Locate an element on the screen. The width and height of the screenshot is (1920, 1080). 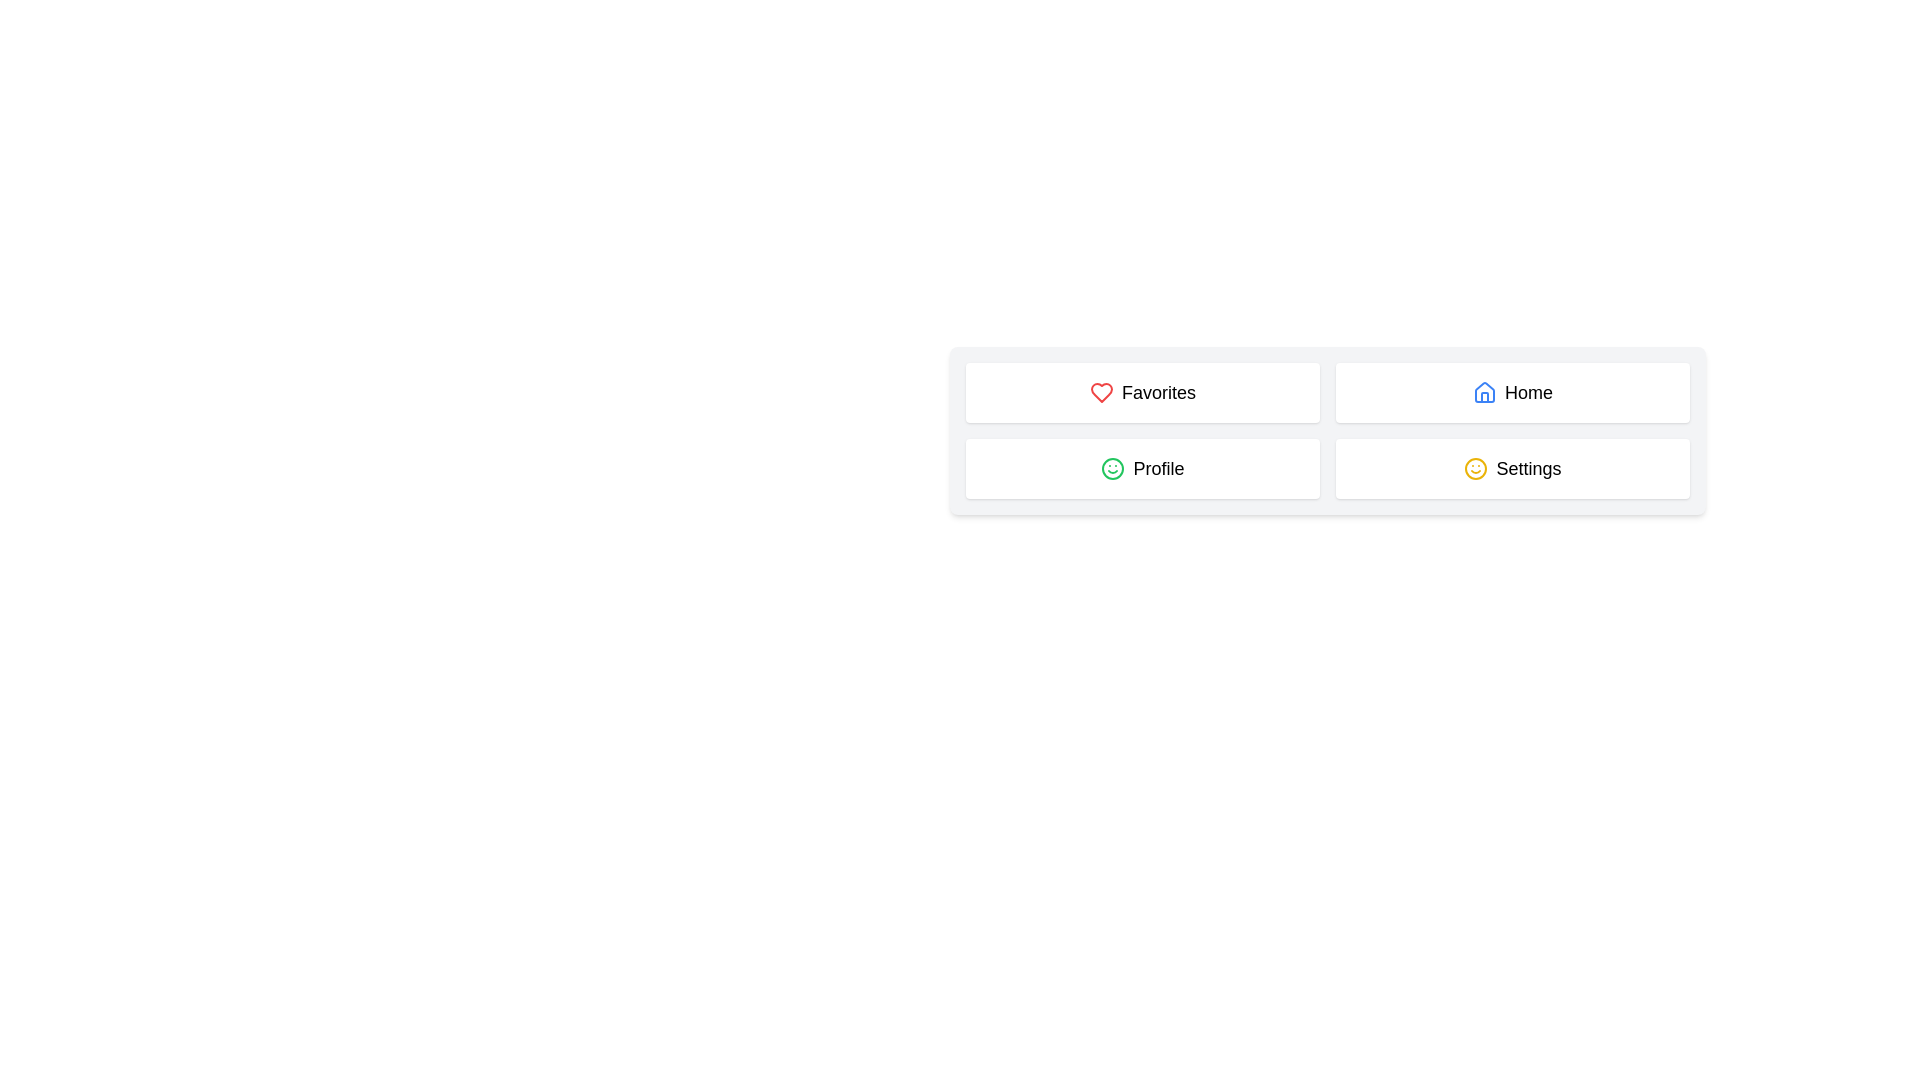
the 'Favorites' button located in the top-left corner of the 2x2 grid layout, which is adjacent to the 'Home' button and above the 'Profile' button is located at coordinates (1142, 393).